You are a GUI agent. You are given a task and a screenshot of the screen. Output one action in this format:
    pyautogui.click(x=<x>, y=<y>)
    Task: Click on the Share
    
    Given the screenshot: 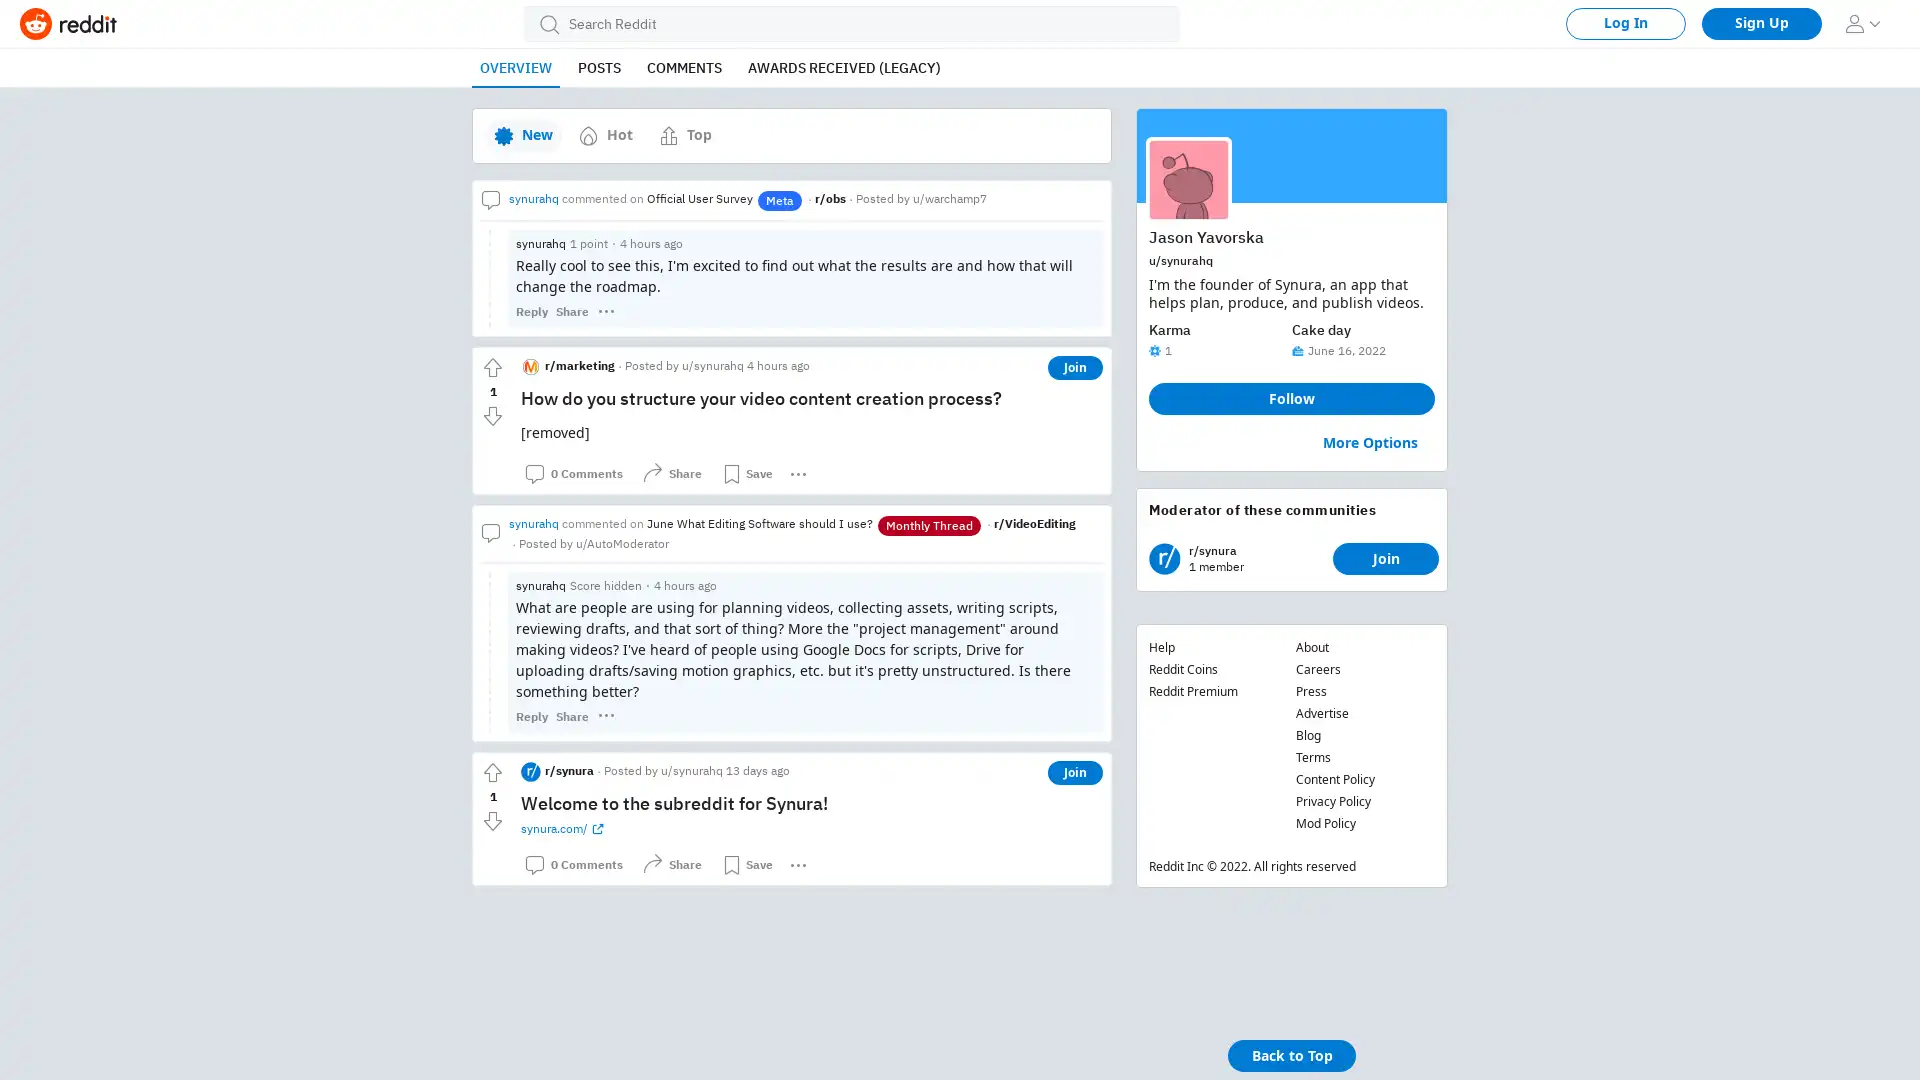 What is the action you would take?
    pyautogui.click(x=571, y=715)
    